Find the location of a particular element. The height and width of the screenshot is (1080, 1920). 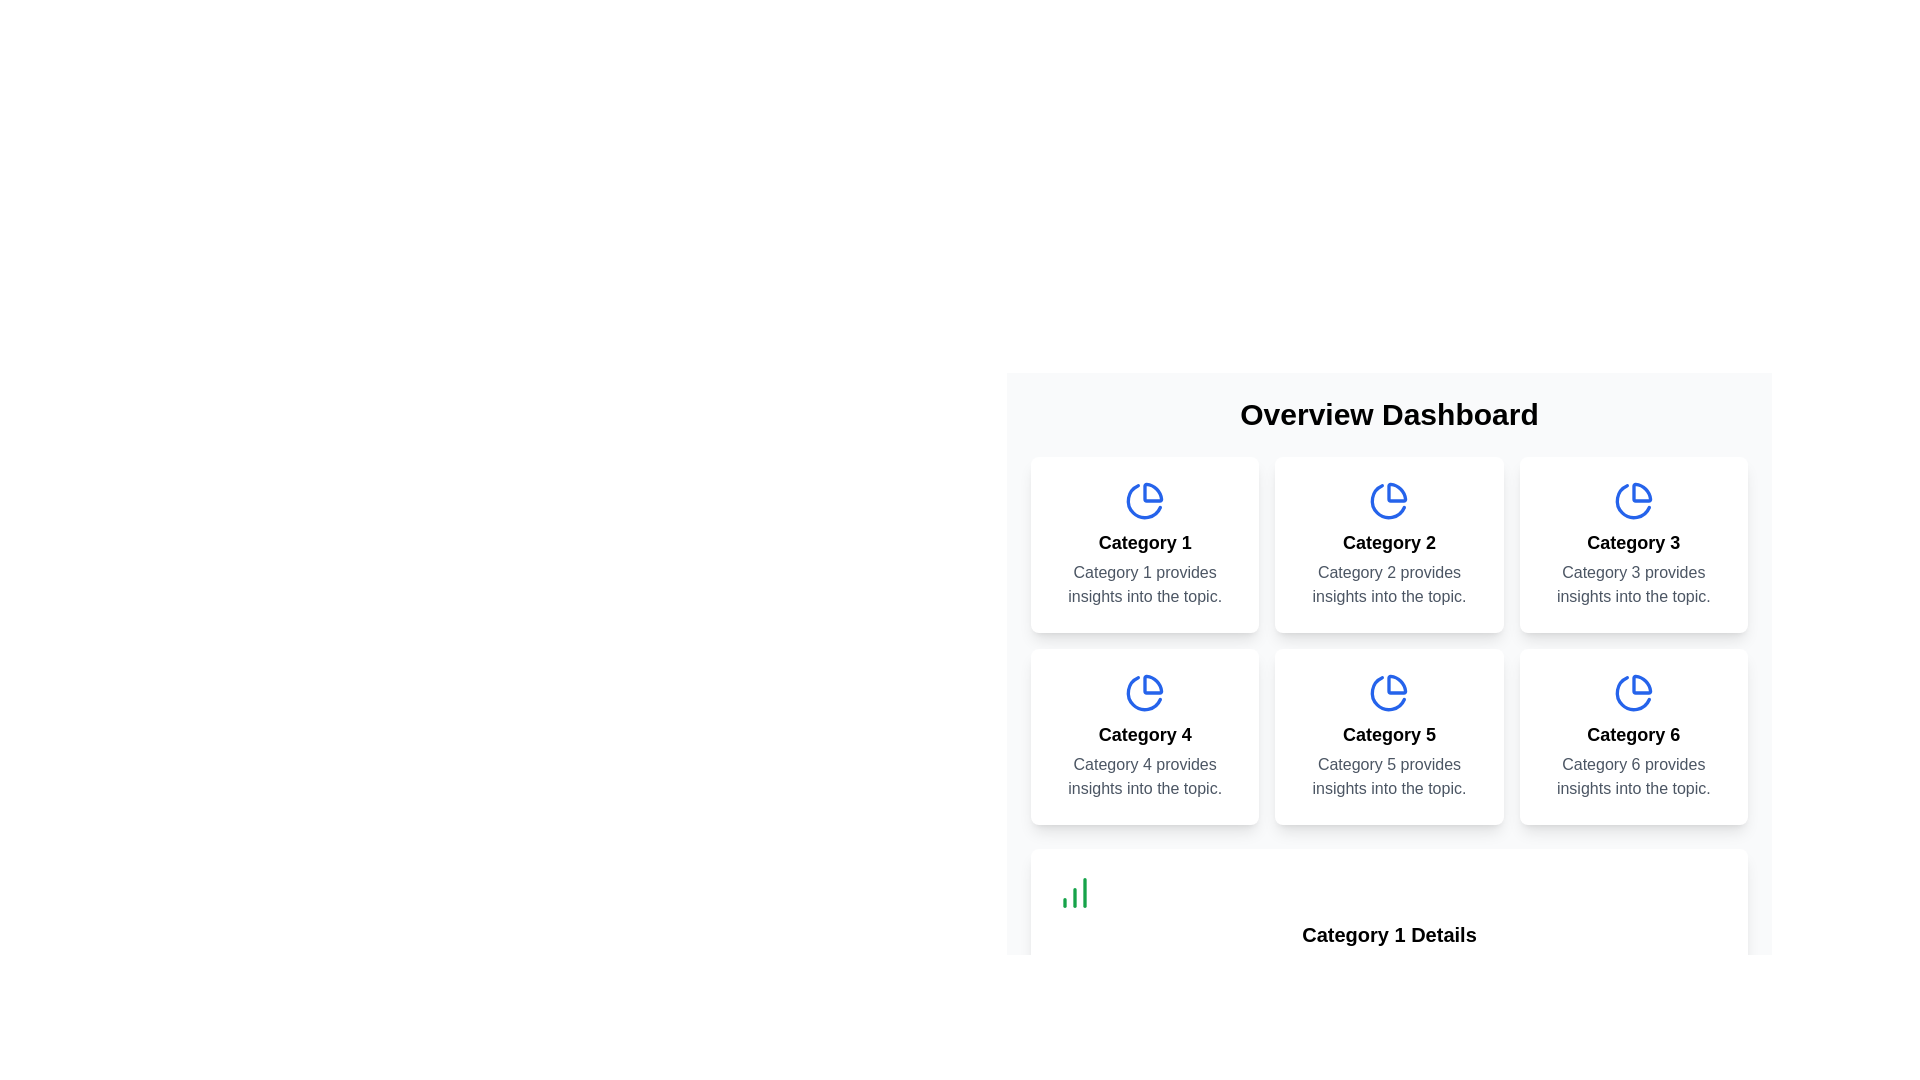

the right segment of the SVG pie chart icon, which visually indicates a specific portion of a whole is located at coordinates (1642, 492).